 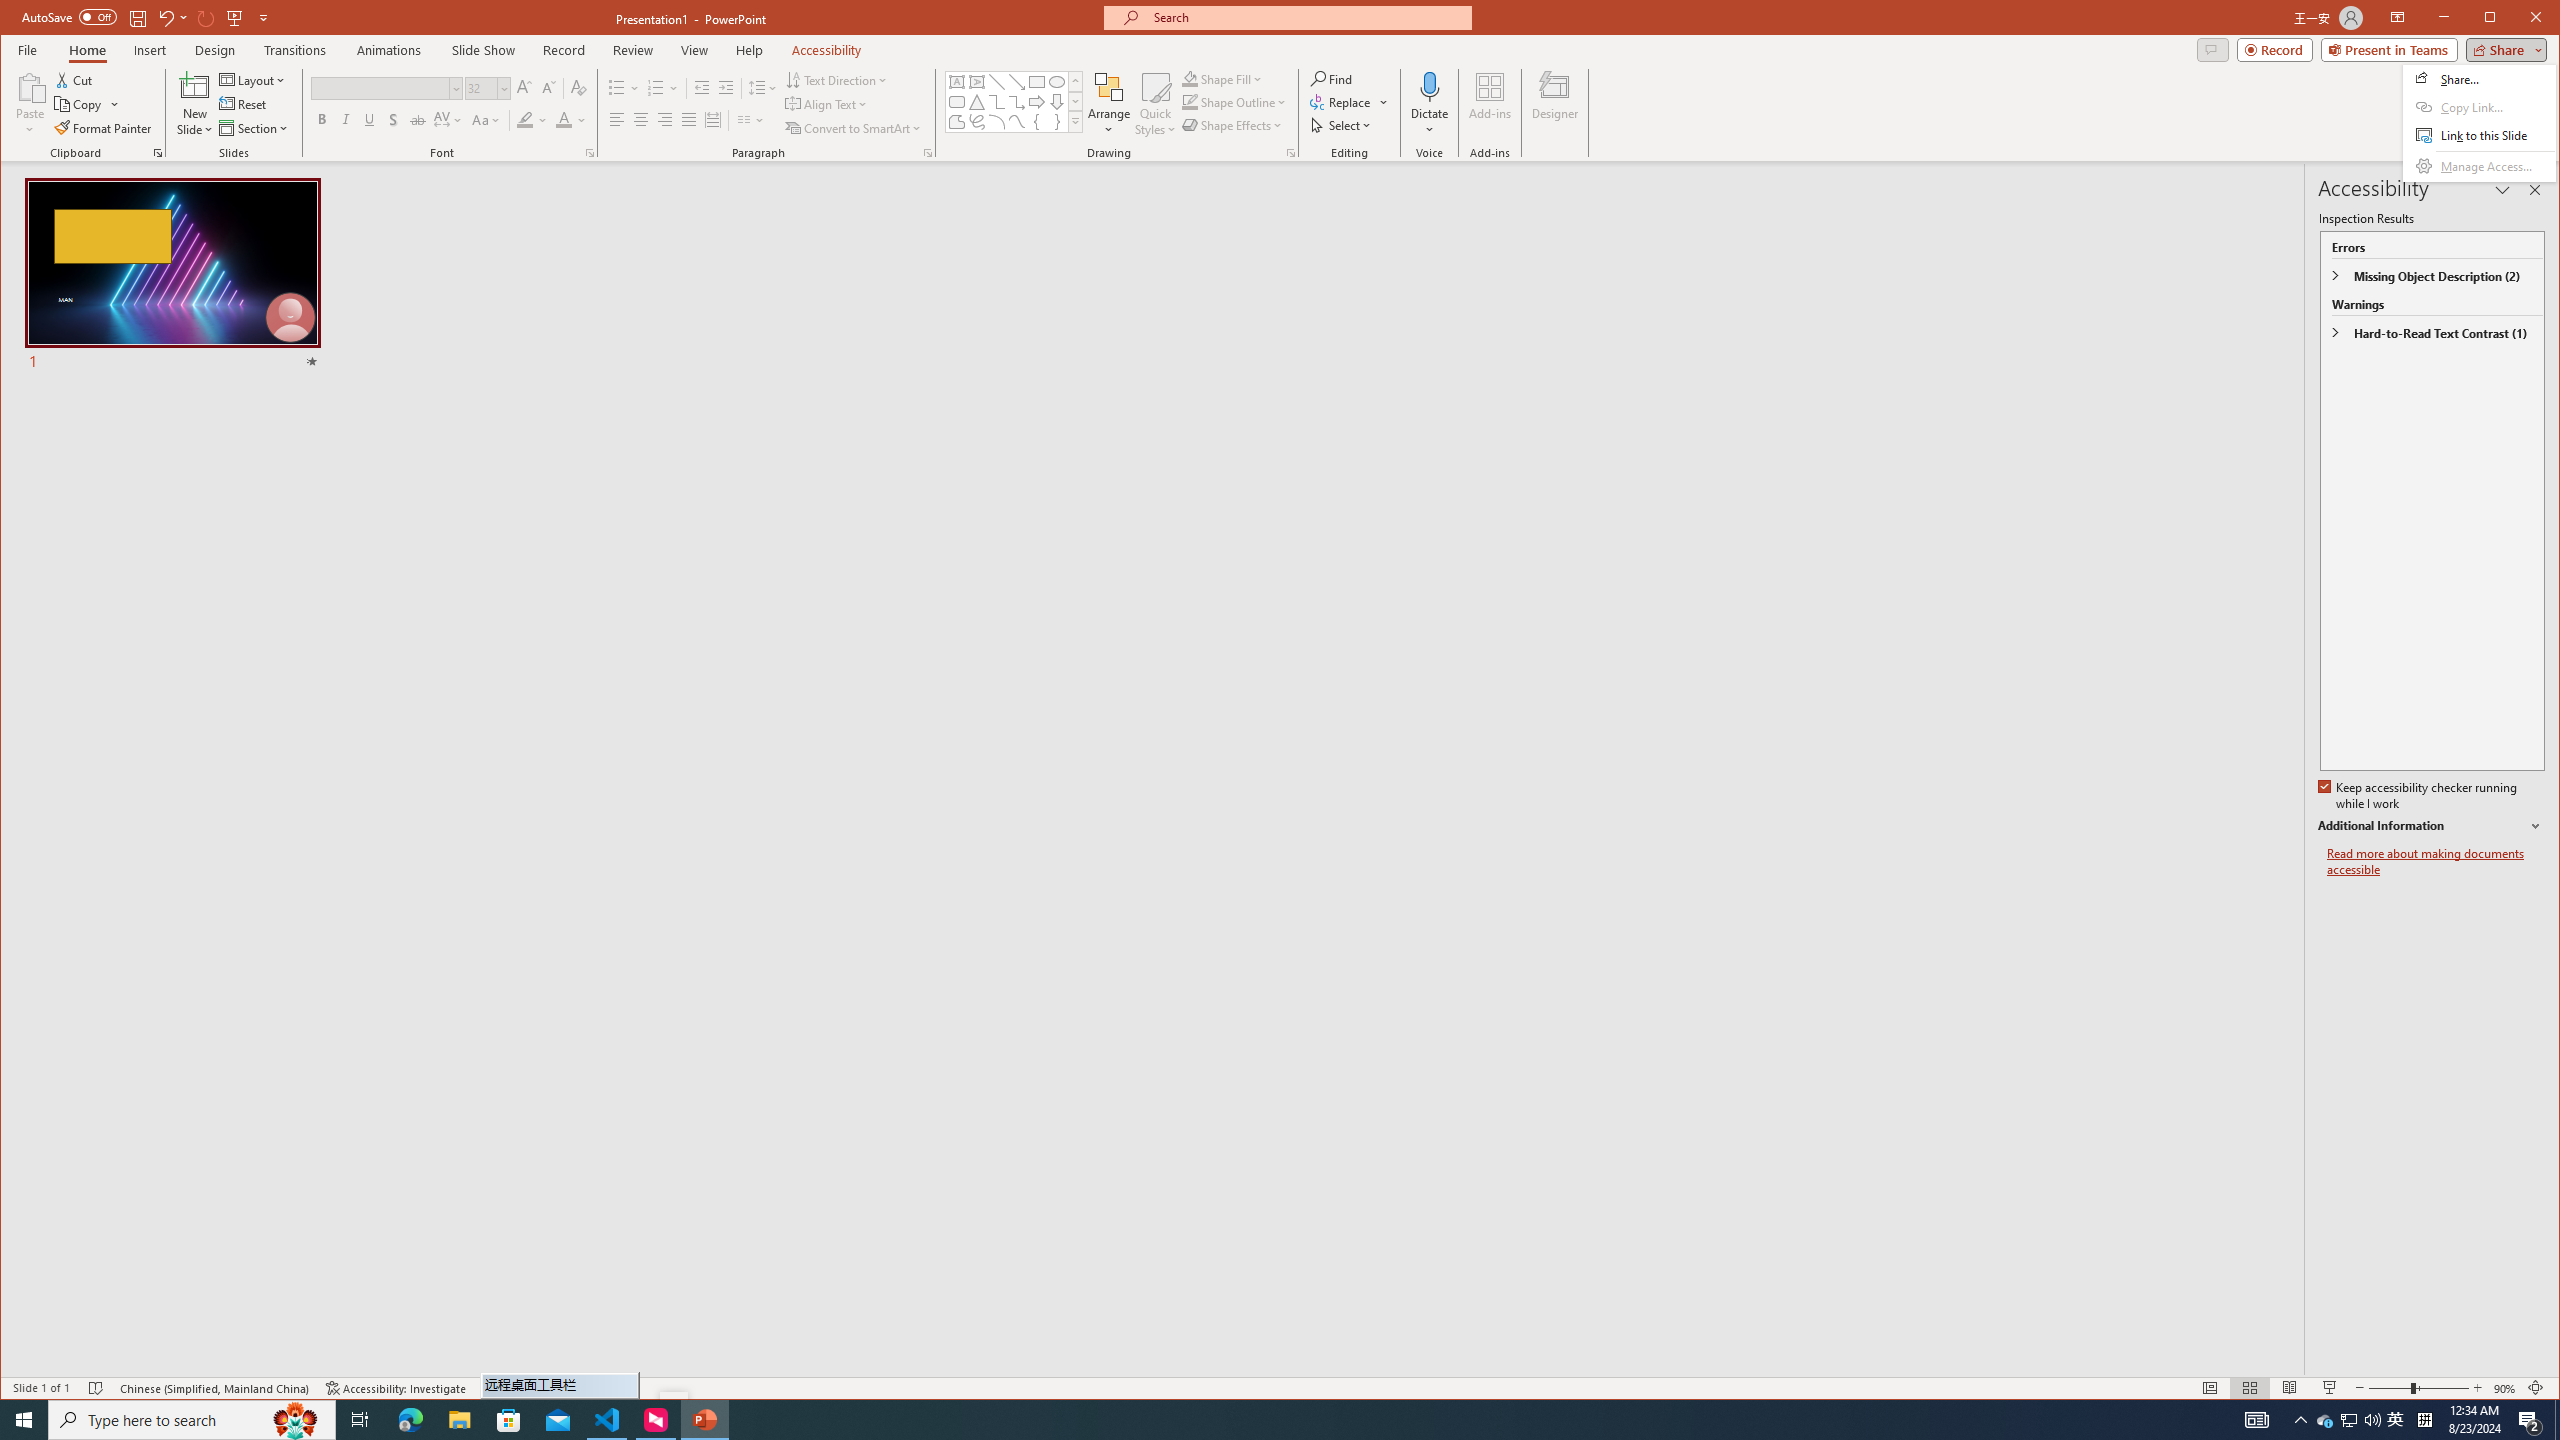 I want to click on 'Font...', so click(x=590, y=153).